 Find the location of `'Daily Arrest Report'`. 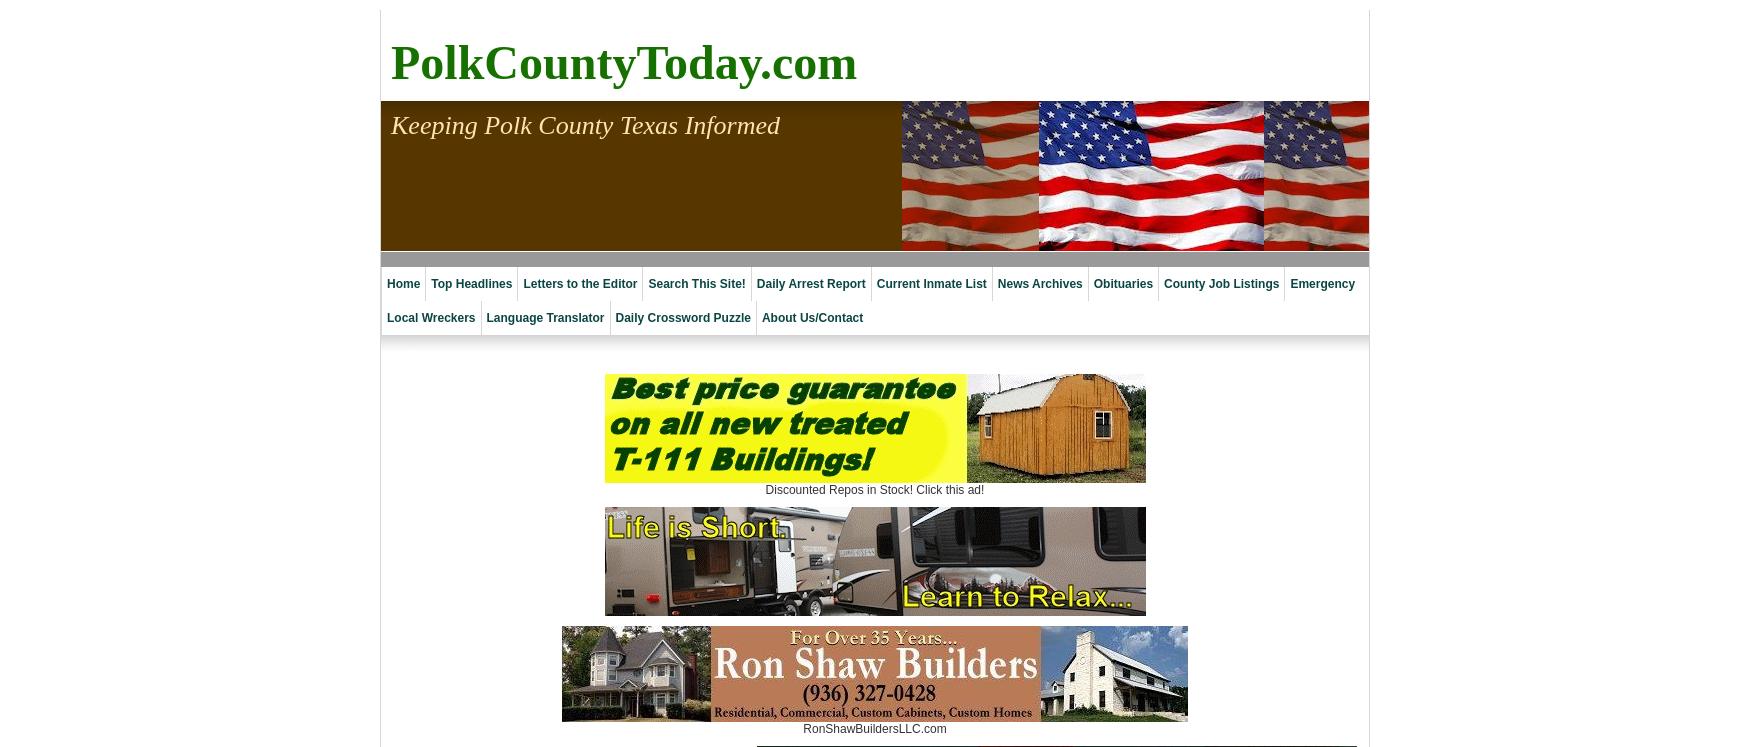

'Daily Arrest Report' is located at coordinates (809, 284).